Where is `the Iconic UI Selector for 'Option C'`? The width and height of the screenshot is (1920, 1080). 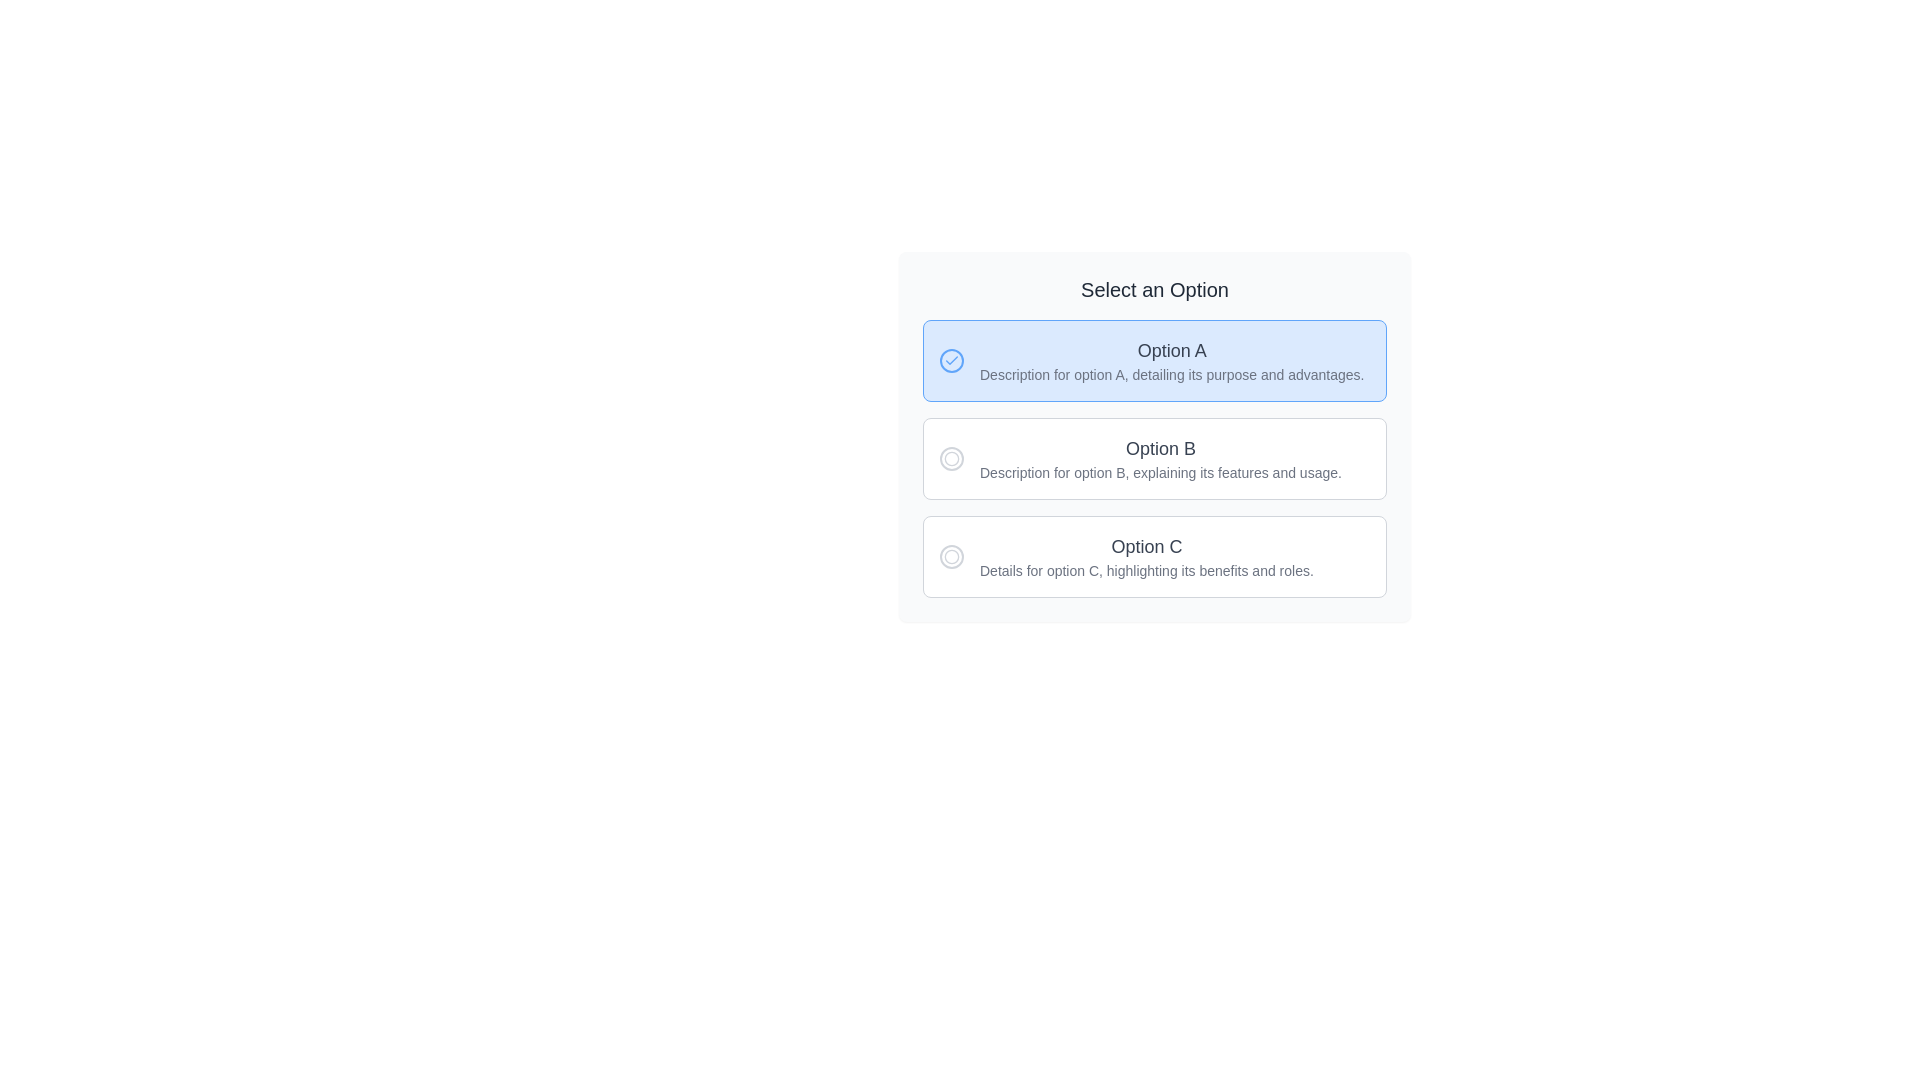
the Iconic UI Selector for 'Option C' is located at coordinates (950, 556).